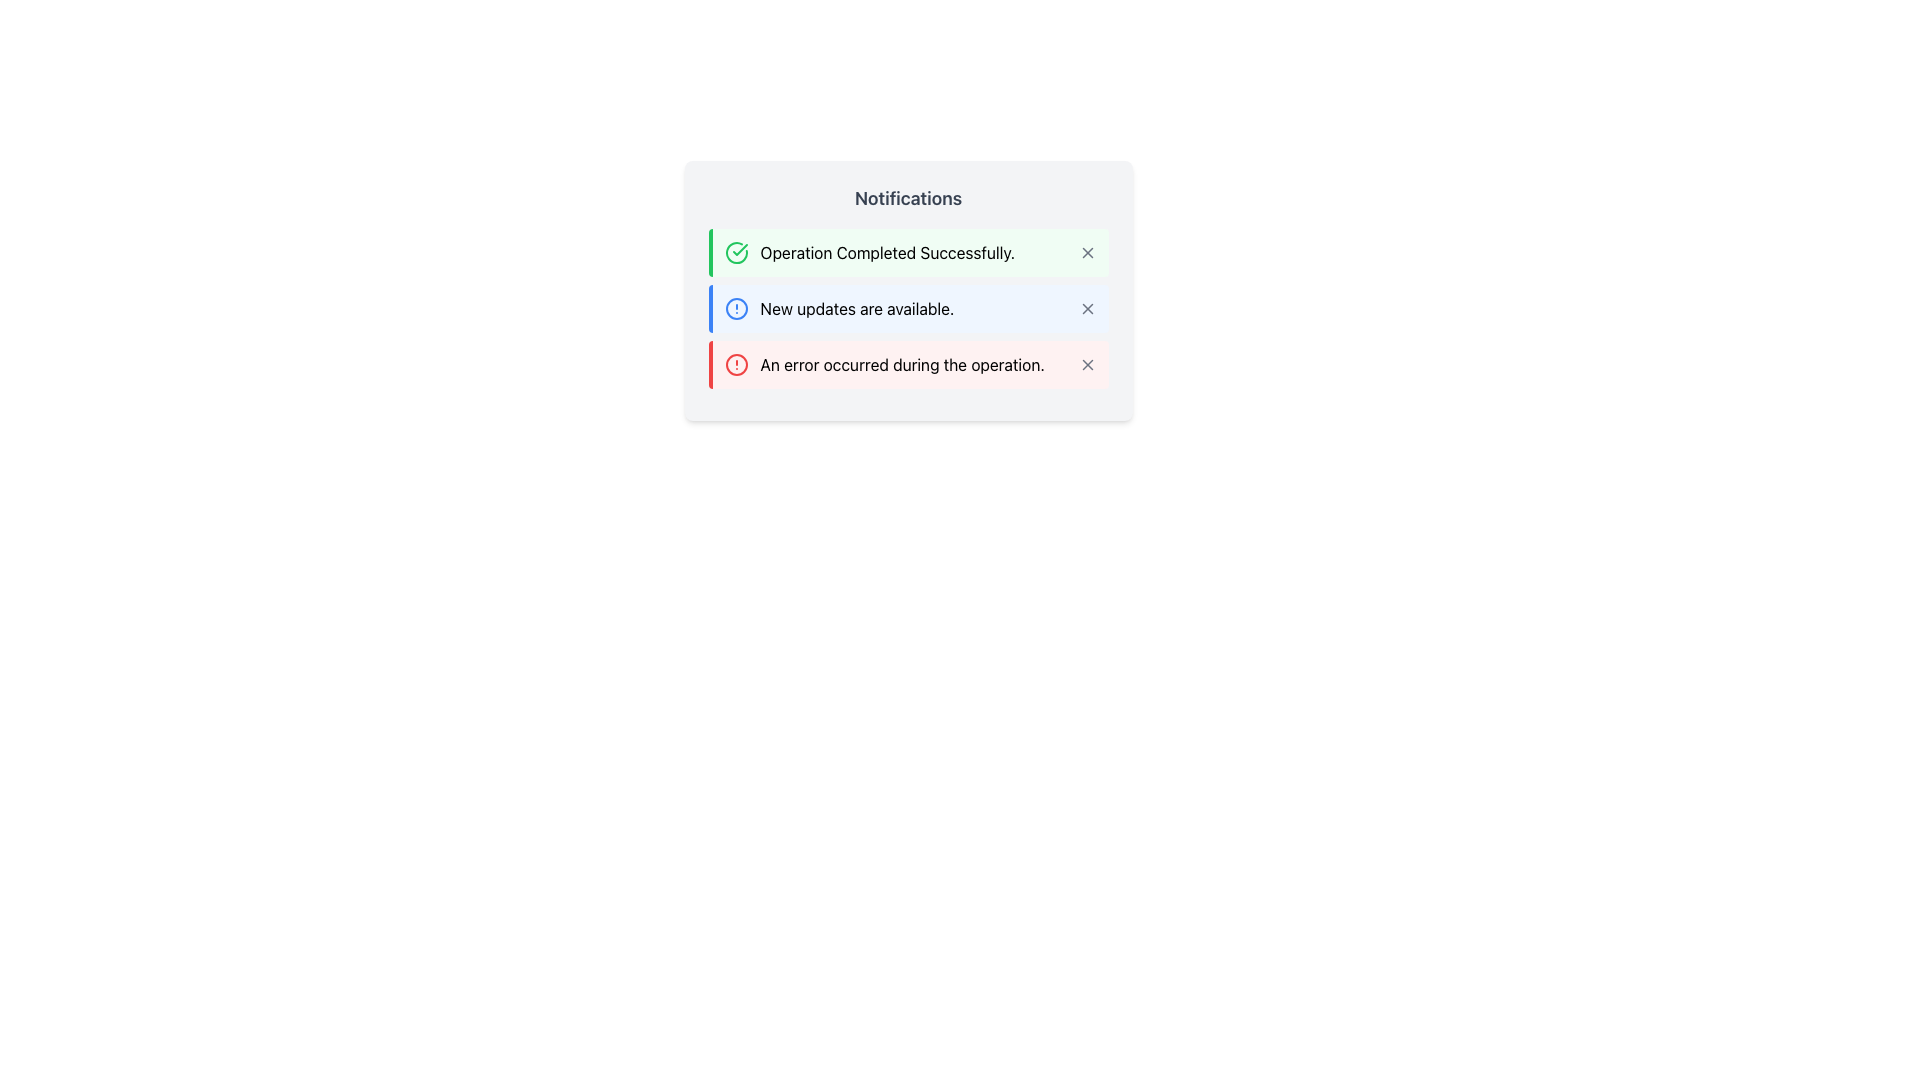 The image size is (1920, 1080). Describe the element at coordinates (735, 365) in the screenshot. I see `the error notification icon located in the bottom-most notification entry, which is positioned to the left of the text 'An error occurred during the operation.'` at that location.